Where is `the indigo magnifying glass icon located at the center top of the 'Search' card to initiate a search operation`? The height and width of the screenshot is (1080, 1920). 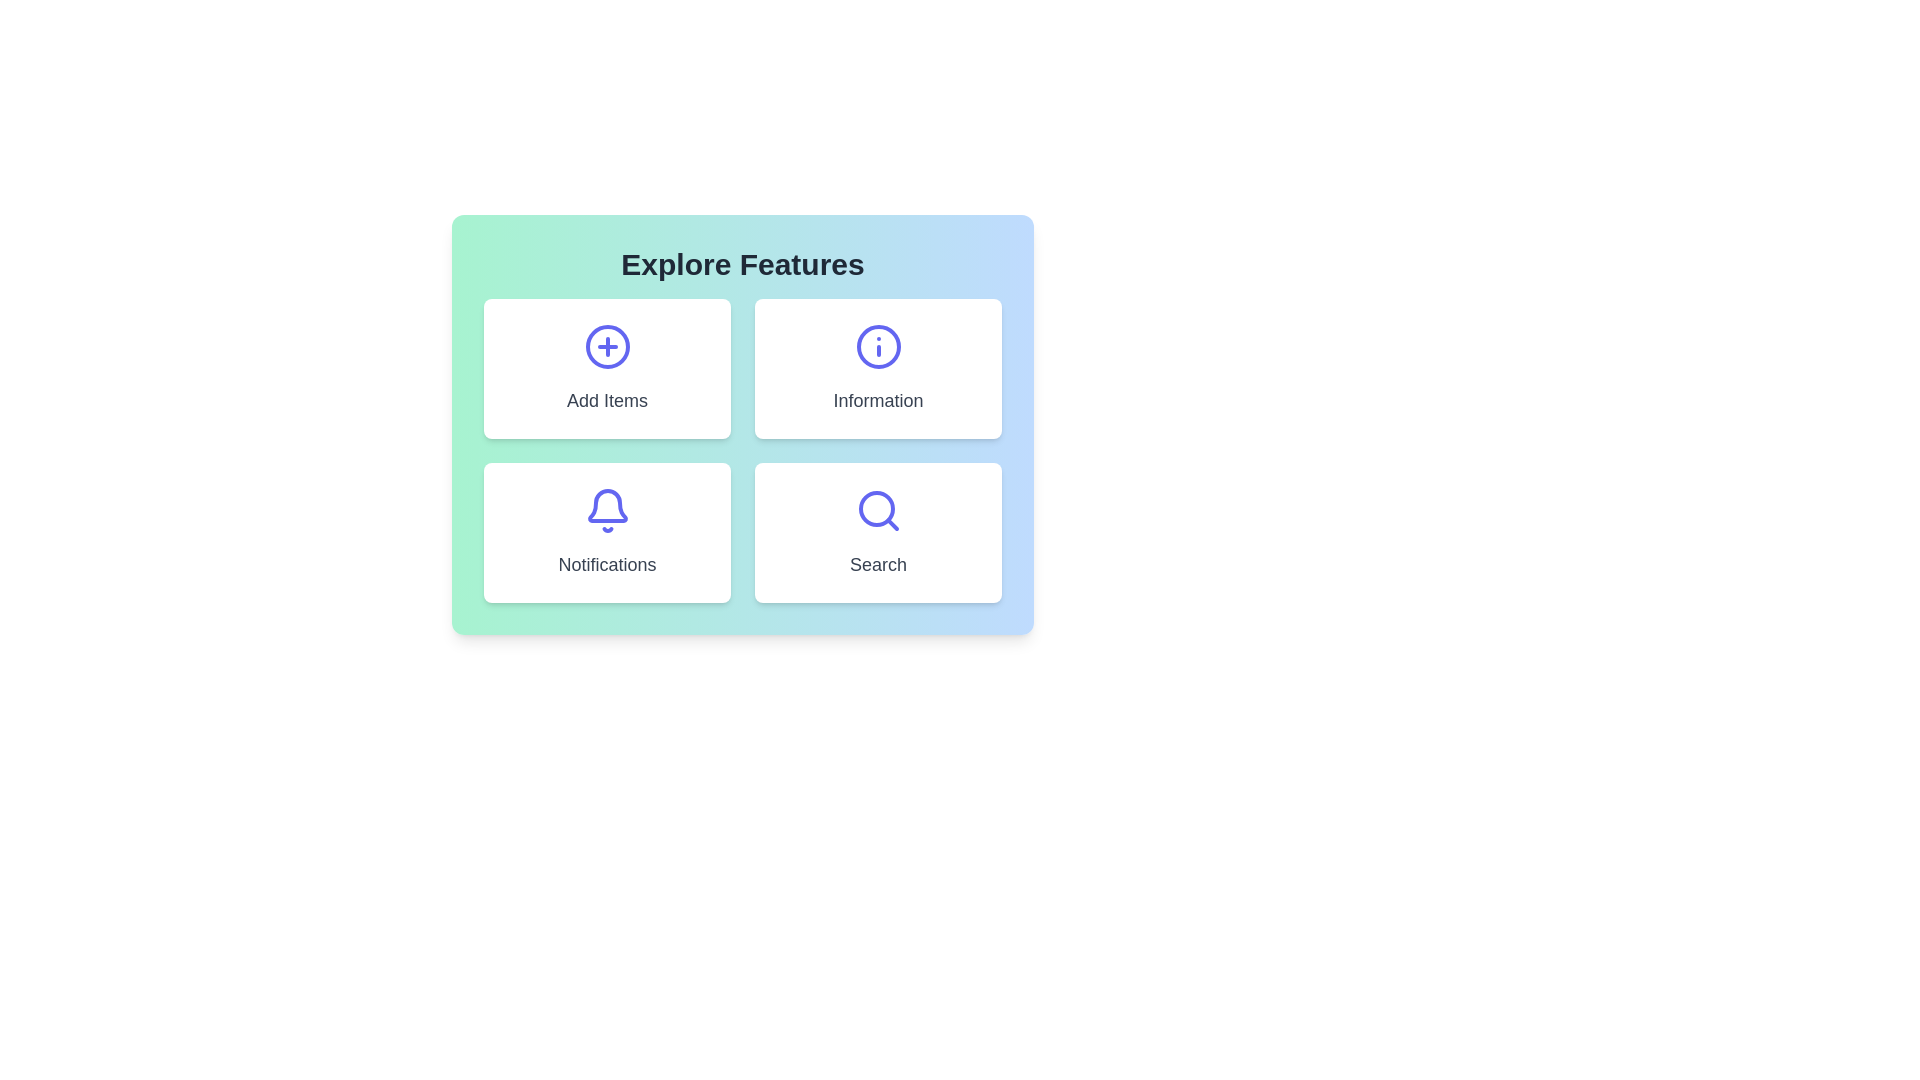
the indigo magnifying glass icon located at the center top of the 'Search' card to initiate a search operation is located at coordinates (878, 509).